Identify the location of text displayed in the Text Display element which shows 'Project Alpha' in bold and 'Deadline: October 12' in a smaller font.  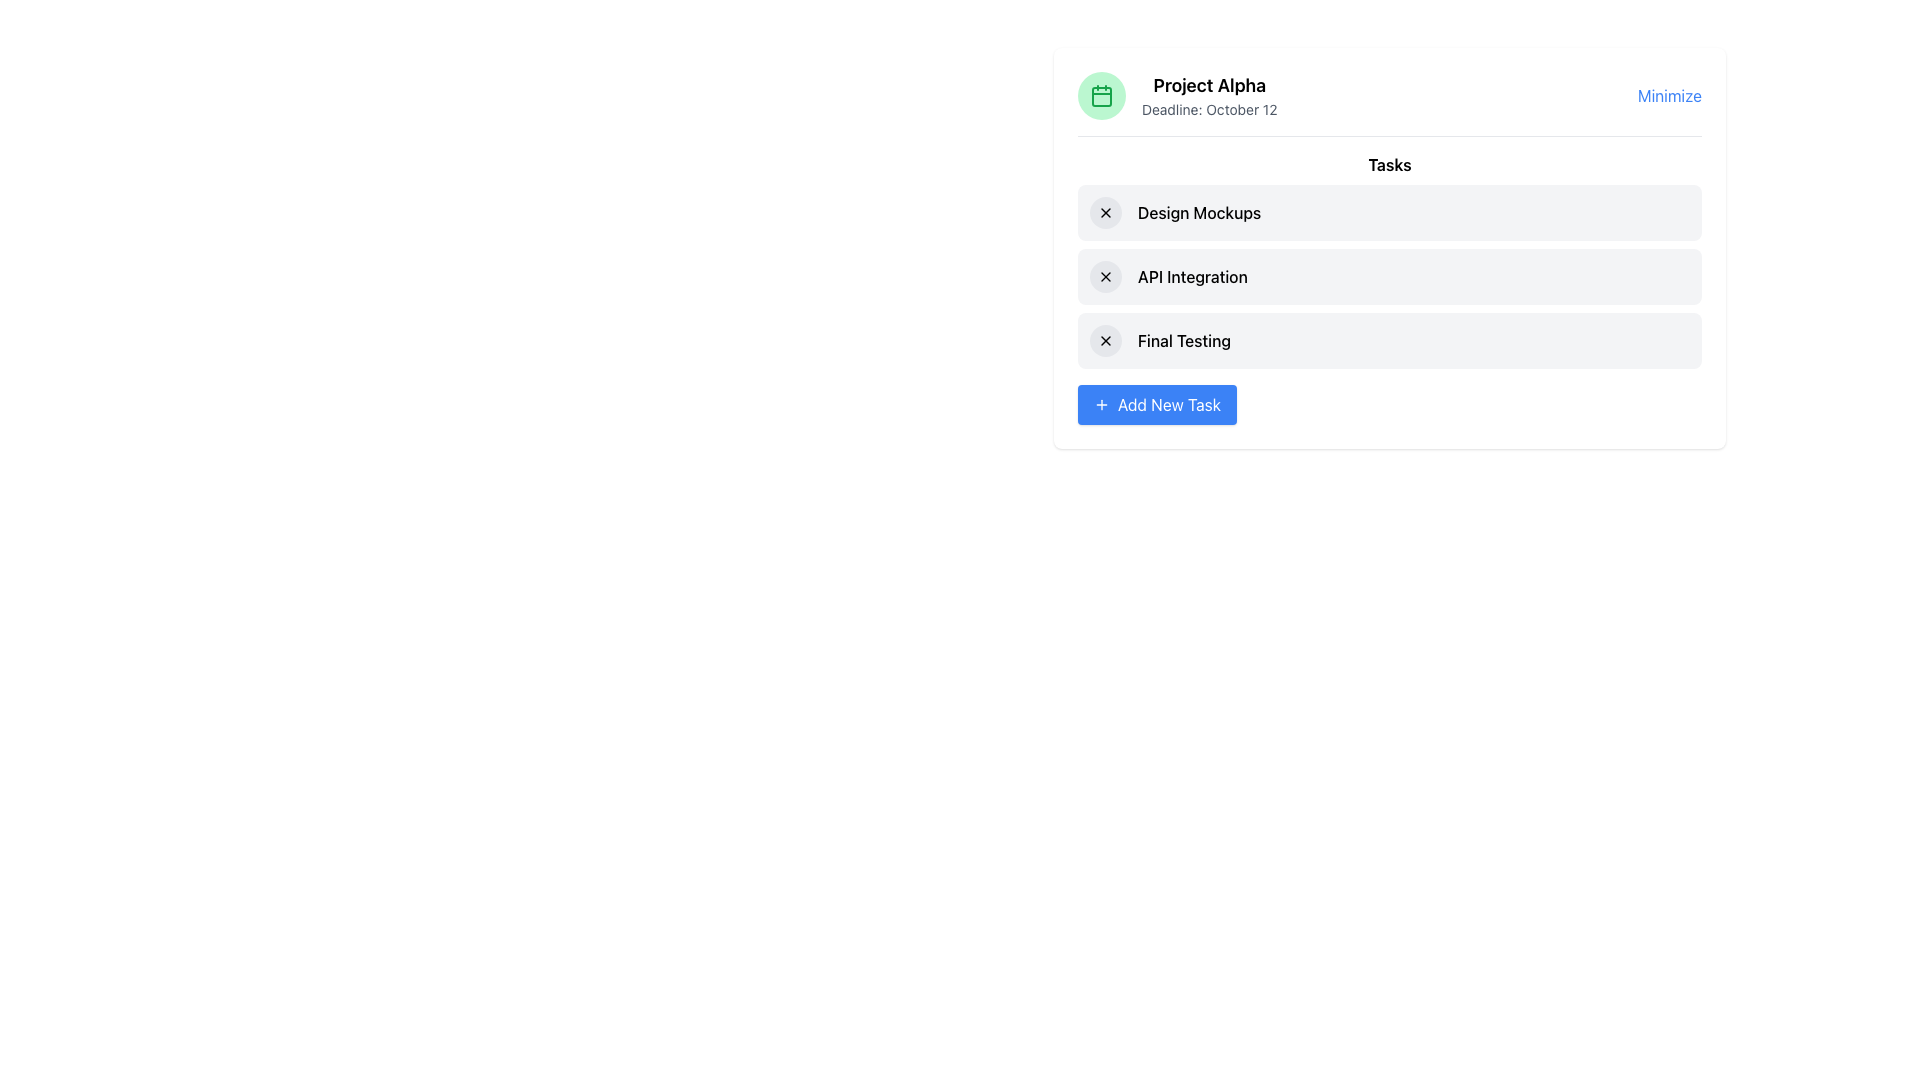
(1208, 96).